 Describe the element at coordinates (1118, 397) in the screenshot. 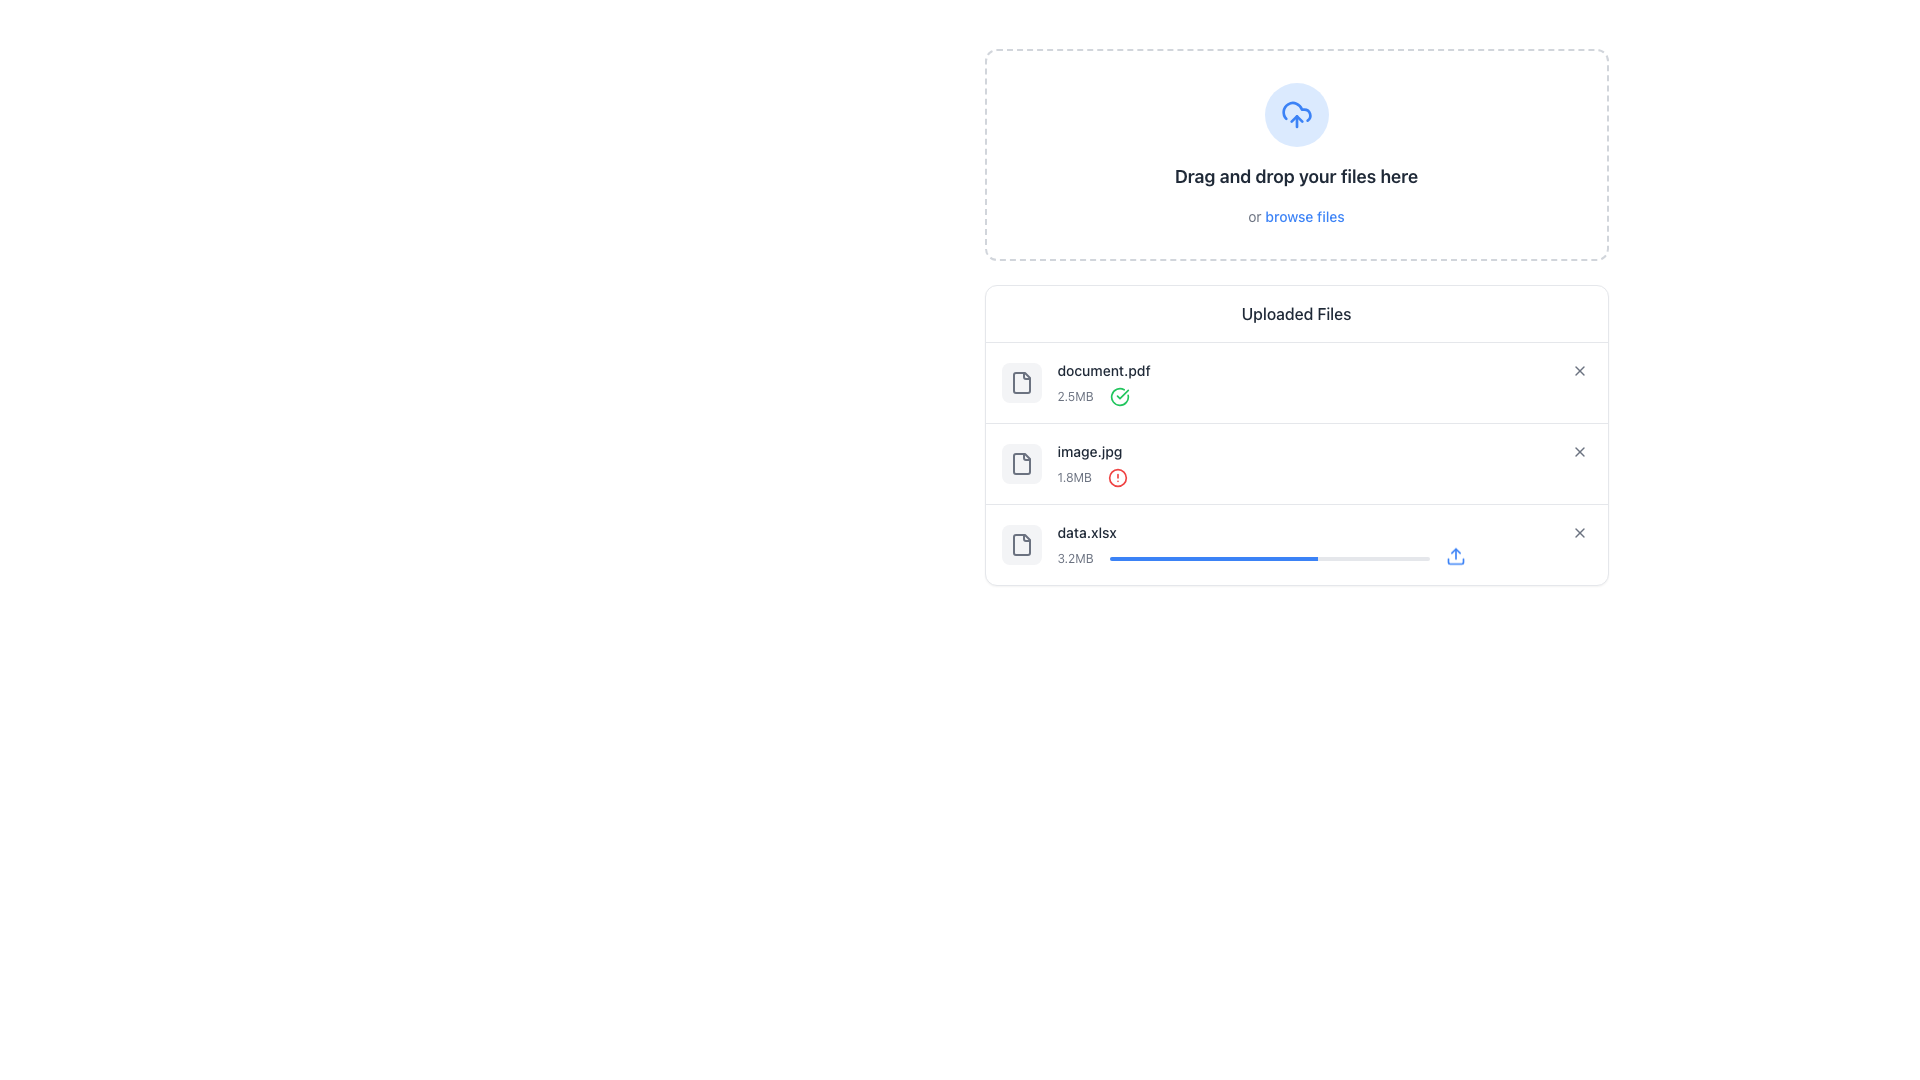

I see `the confirmation icon indicating the successful upload of 'document.pdf', located to the right of the '2.5MB' label in the uploaded files list` at that location.